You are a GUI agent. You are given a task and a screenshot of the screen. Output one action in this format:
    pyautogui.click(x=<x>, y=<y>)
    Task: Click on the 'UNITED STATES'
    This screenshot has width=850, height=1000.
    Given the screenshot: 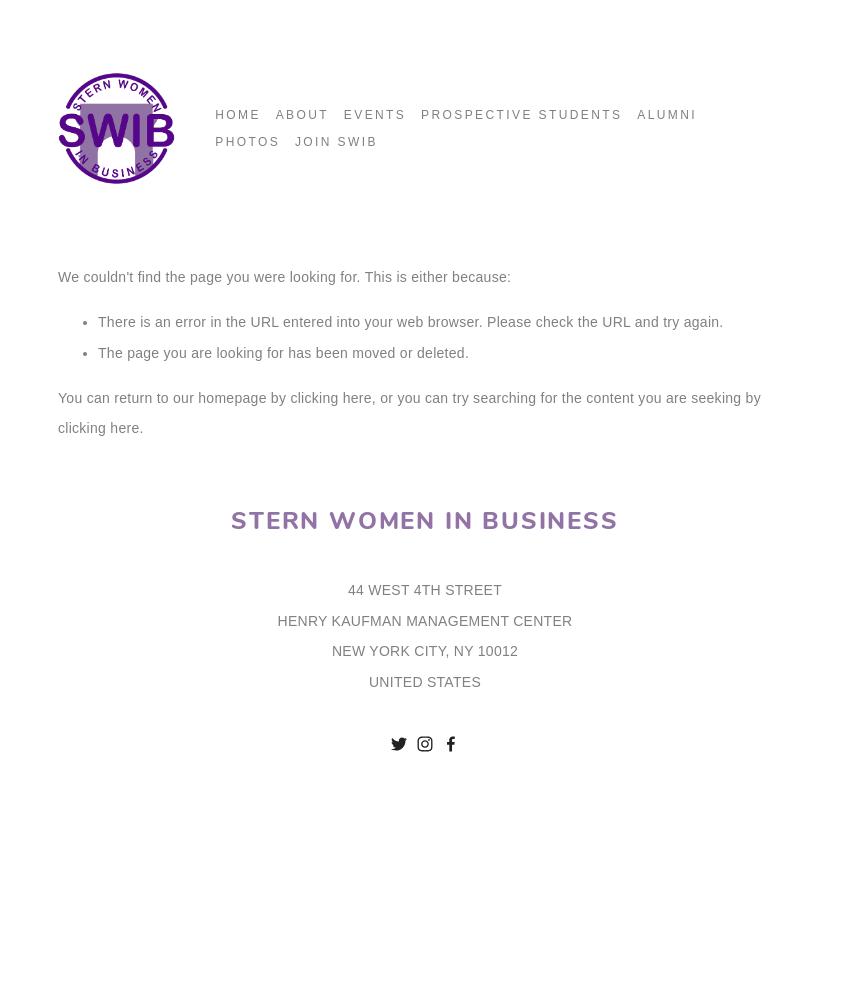 What is the action you would take?
    pyautogui.click(x=424, y=682)
    